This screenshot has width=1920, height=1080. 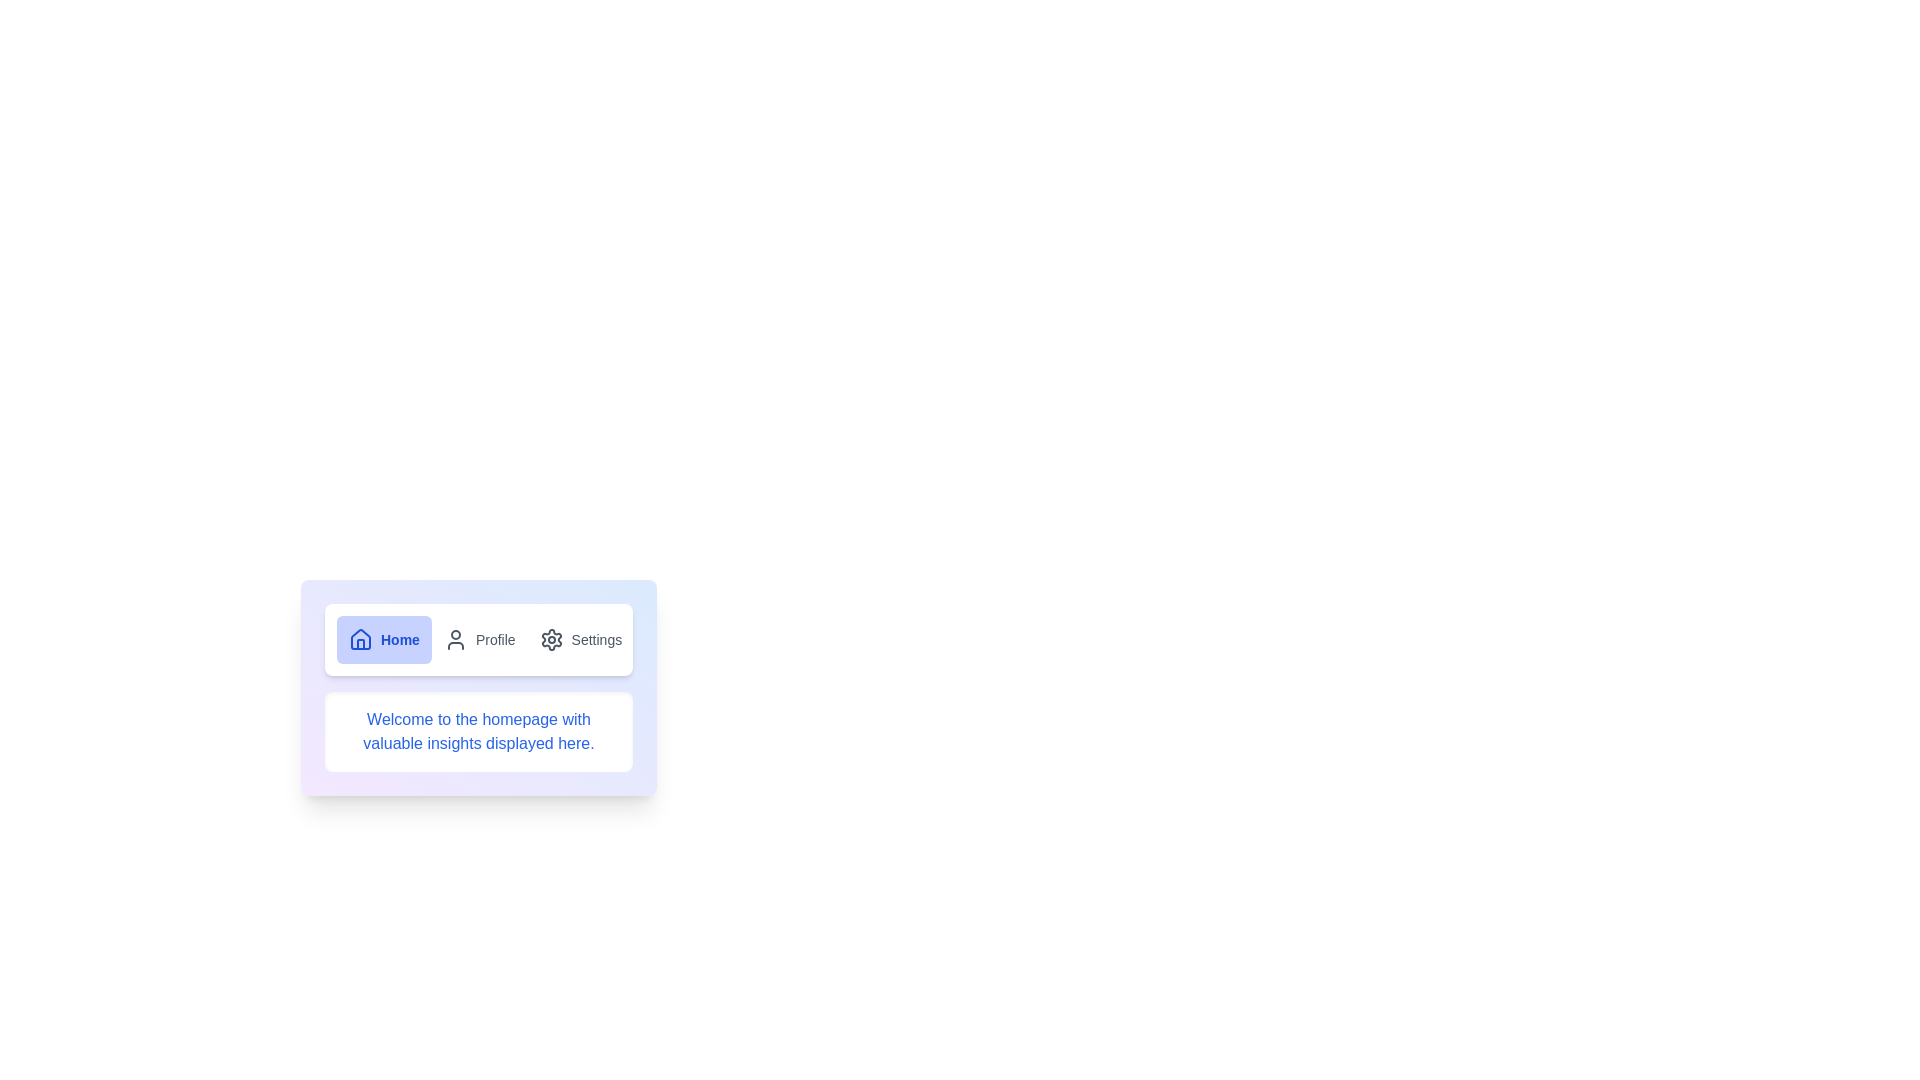 What do you see at coordinates (480, 640) in the screenshot?
I see `the Profile tab to display its content` at bounding box center [480, 640].